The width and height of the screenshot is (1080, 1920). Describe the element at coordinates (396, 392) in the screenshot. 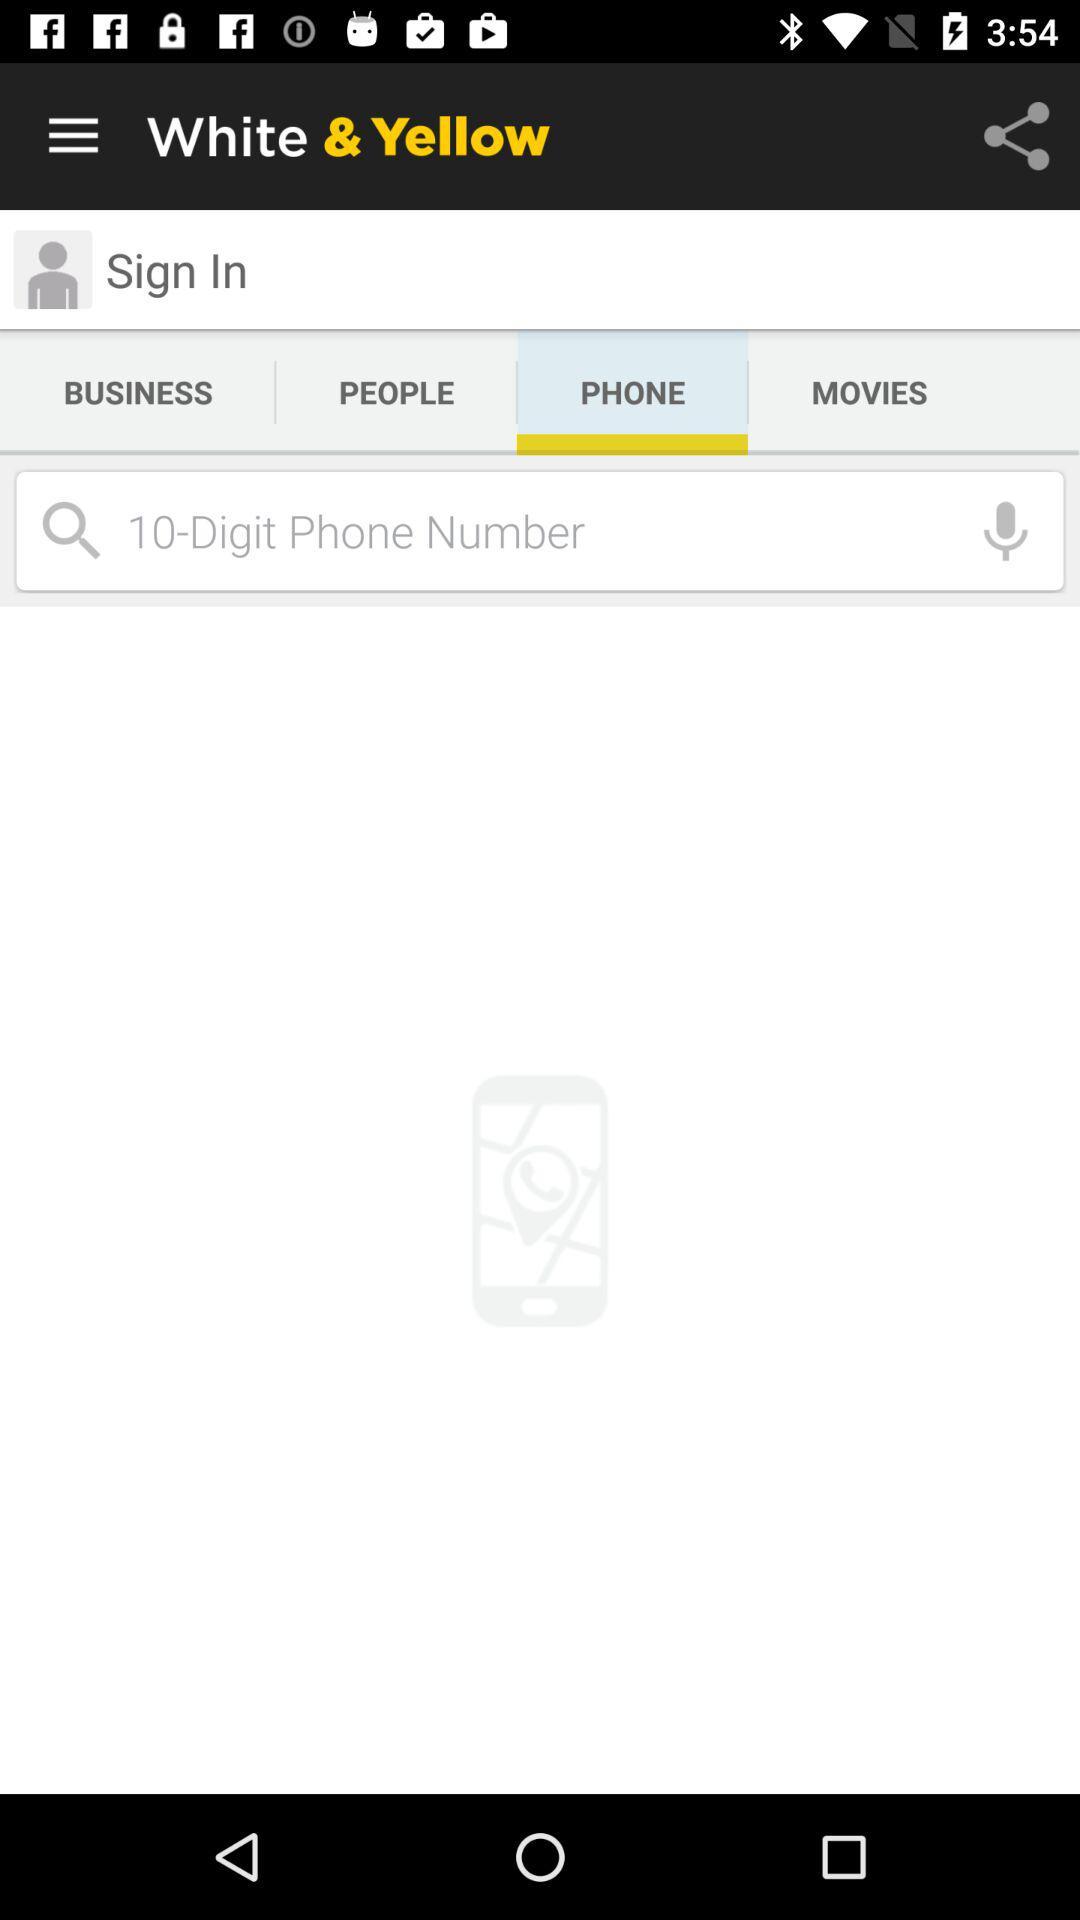

I see `the icon next to the business app` at that location.